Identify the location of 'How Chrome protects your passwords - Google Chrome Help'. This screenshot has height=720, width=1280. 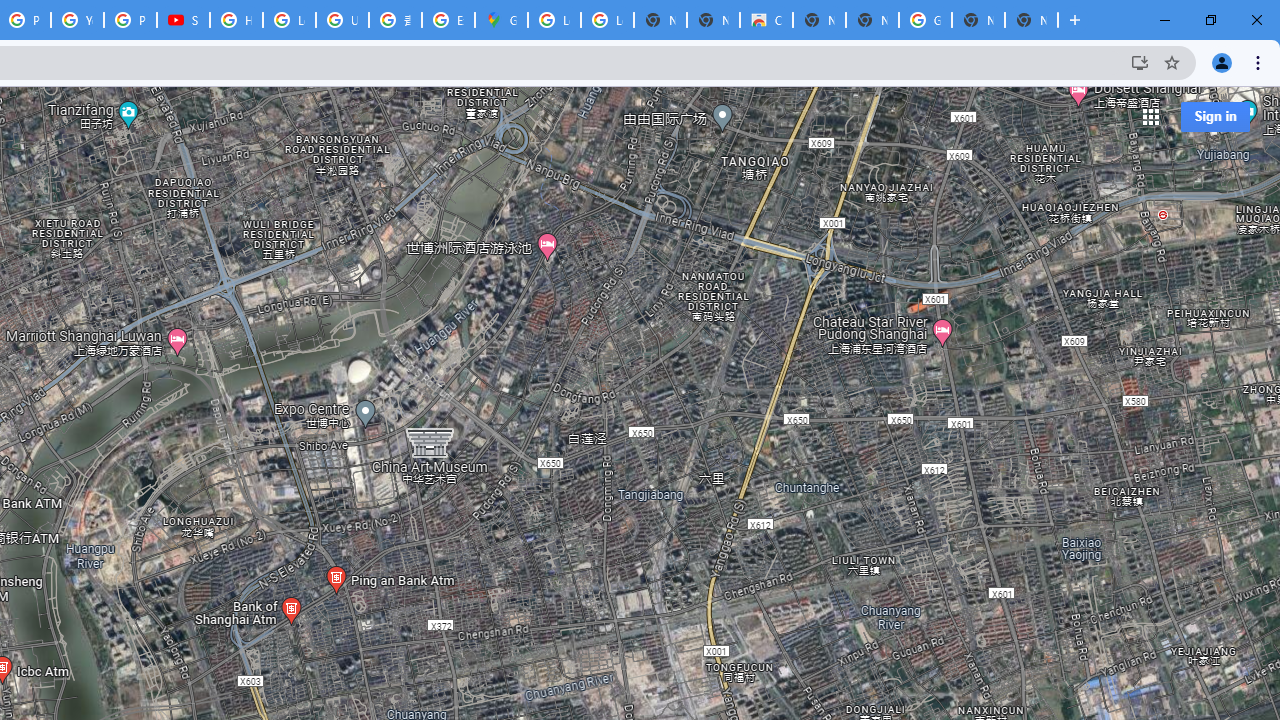
(236, 20).